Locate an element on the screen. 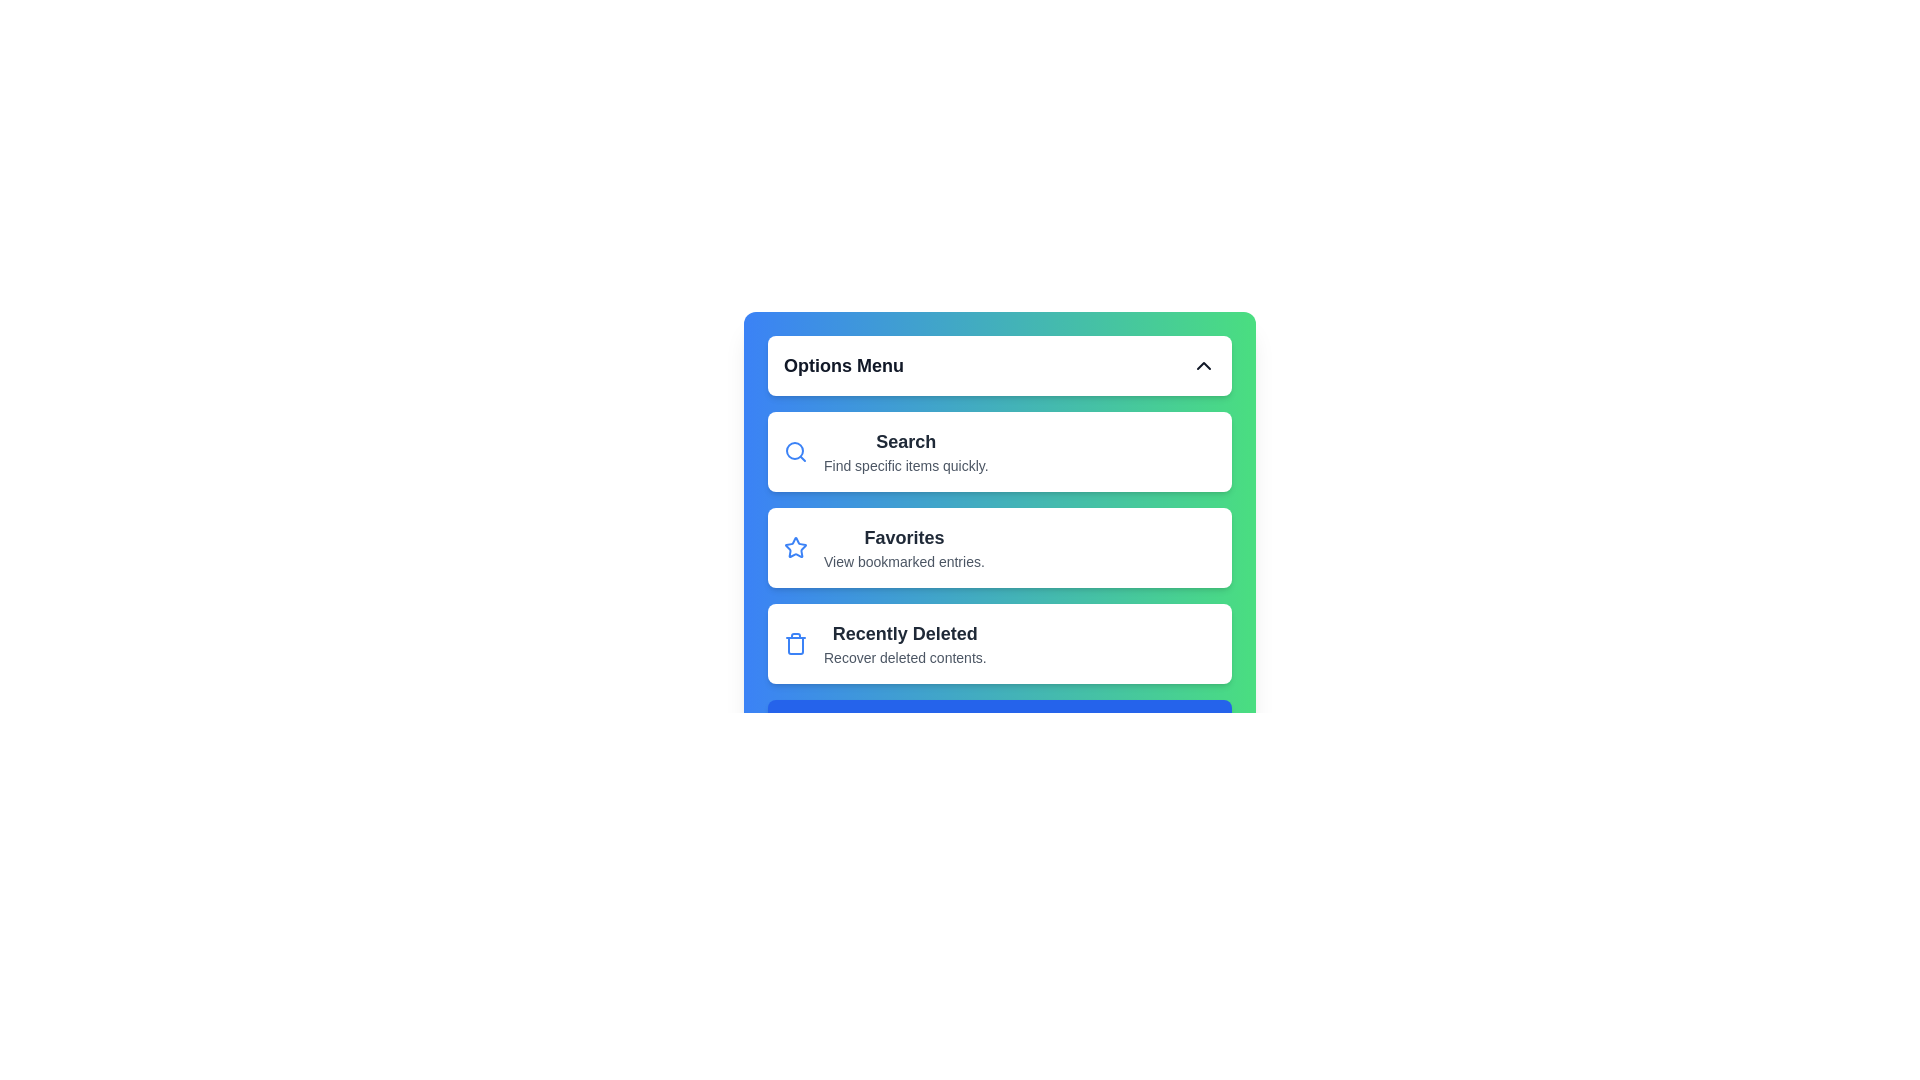 Image resolution: width=1920 pixels, height=1080 pixels. the 'Favorites' label, which is a bold, large-sized text in dark gray color, positioned at the top of the menu box in the middle column, directly under 'Search' is located at coordinates (903, 536).